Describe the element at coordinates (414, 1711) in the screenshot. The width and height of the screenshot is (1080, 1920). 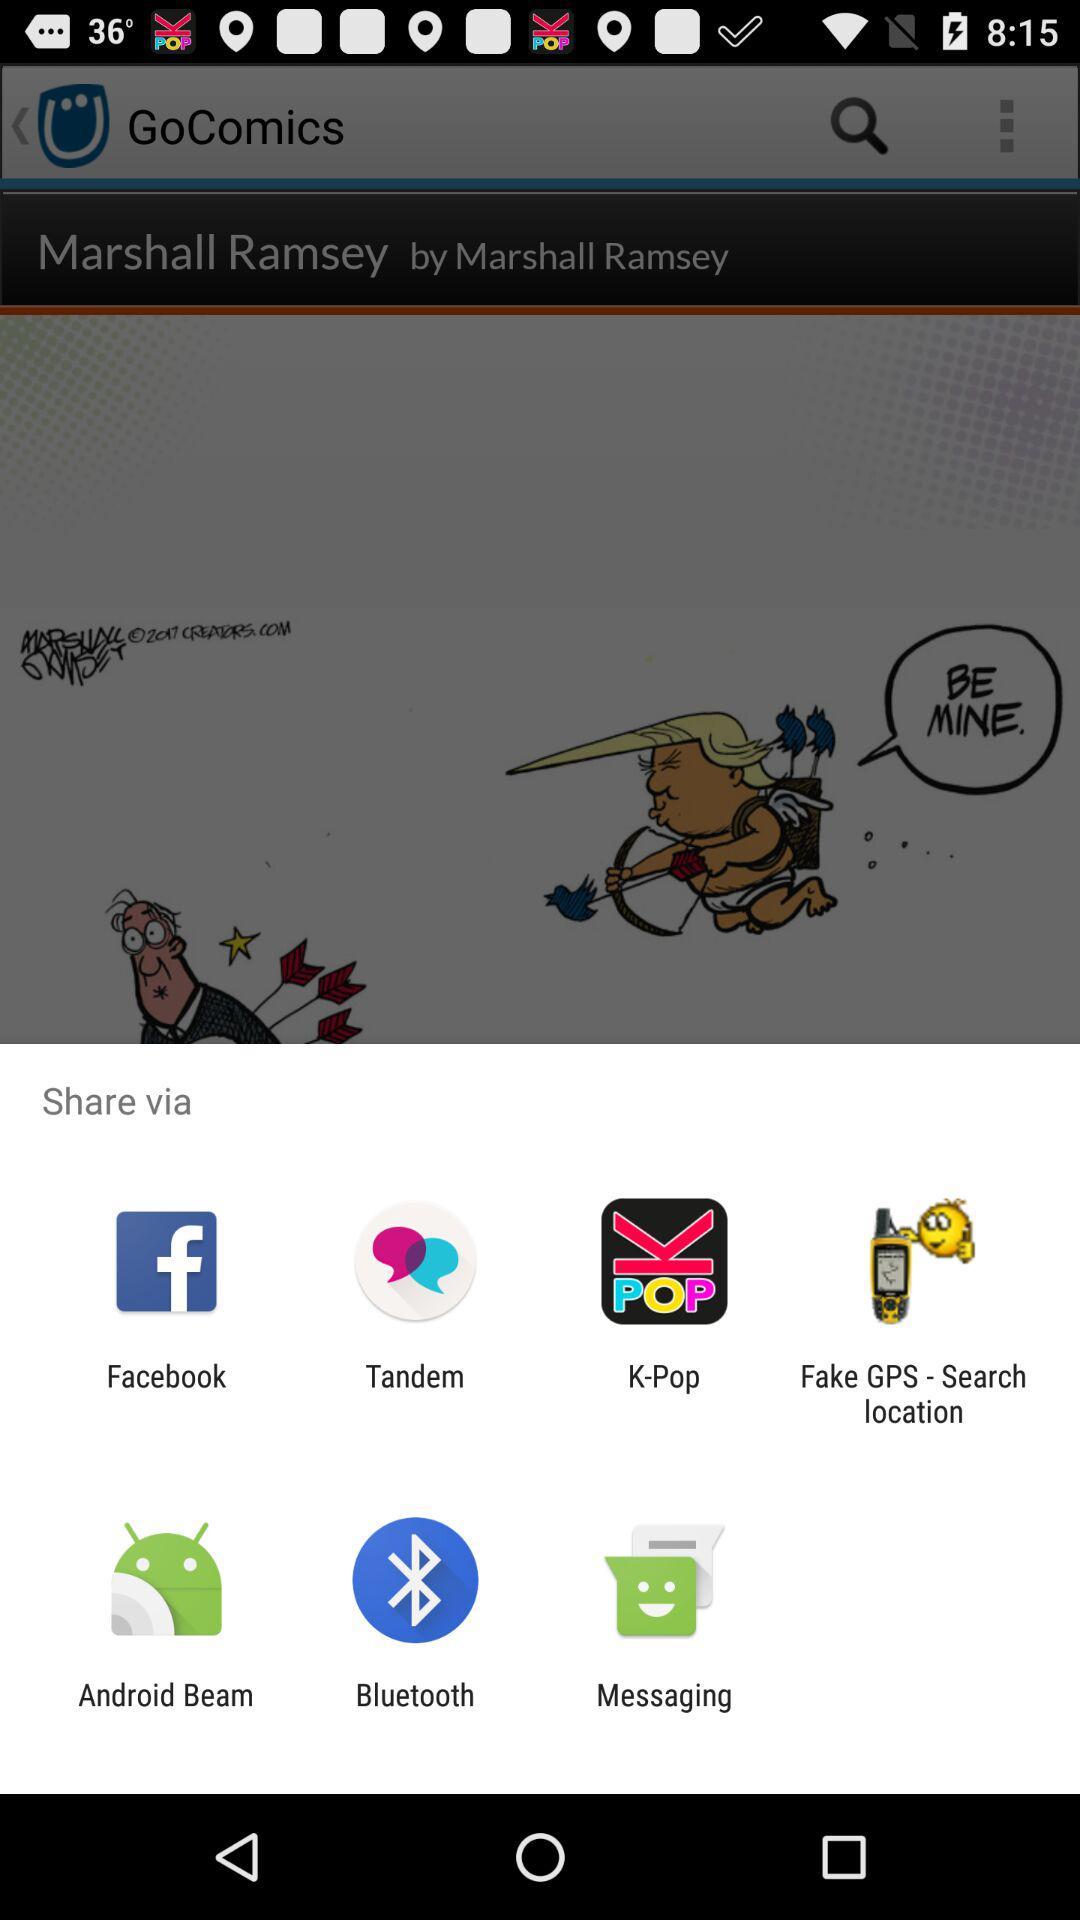
I see `the item to the right of android beam` at that location.